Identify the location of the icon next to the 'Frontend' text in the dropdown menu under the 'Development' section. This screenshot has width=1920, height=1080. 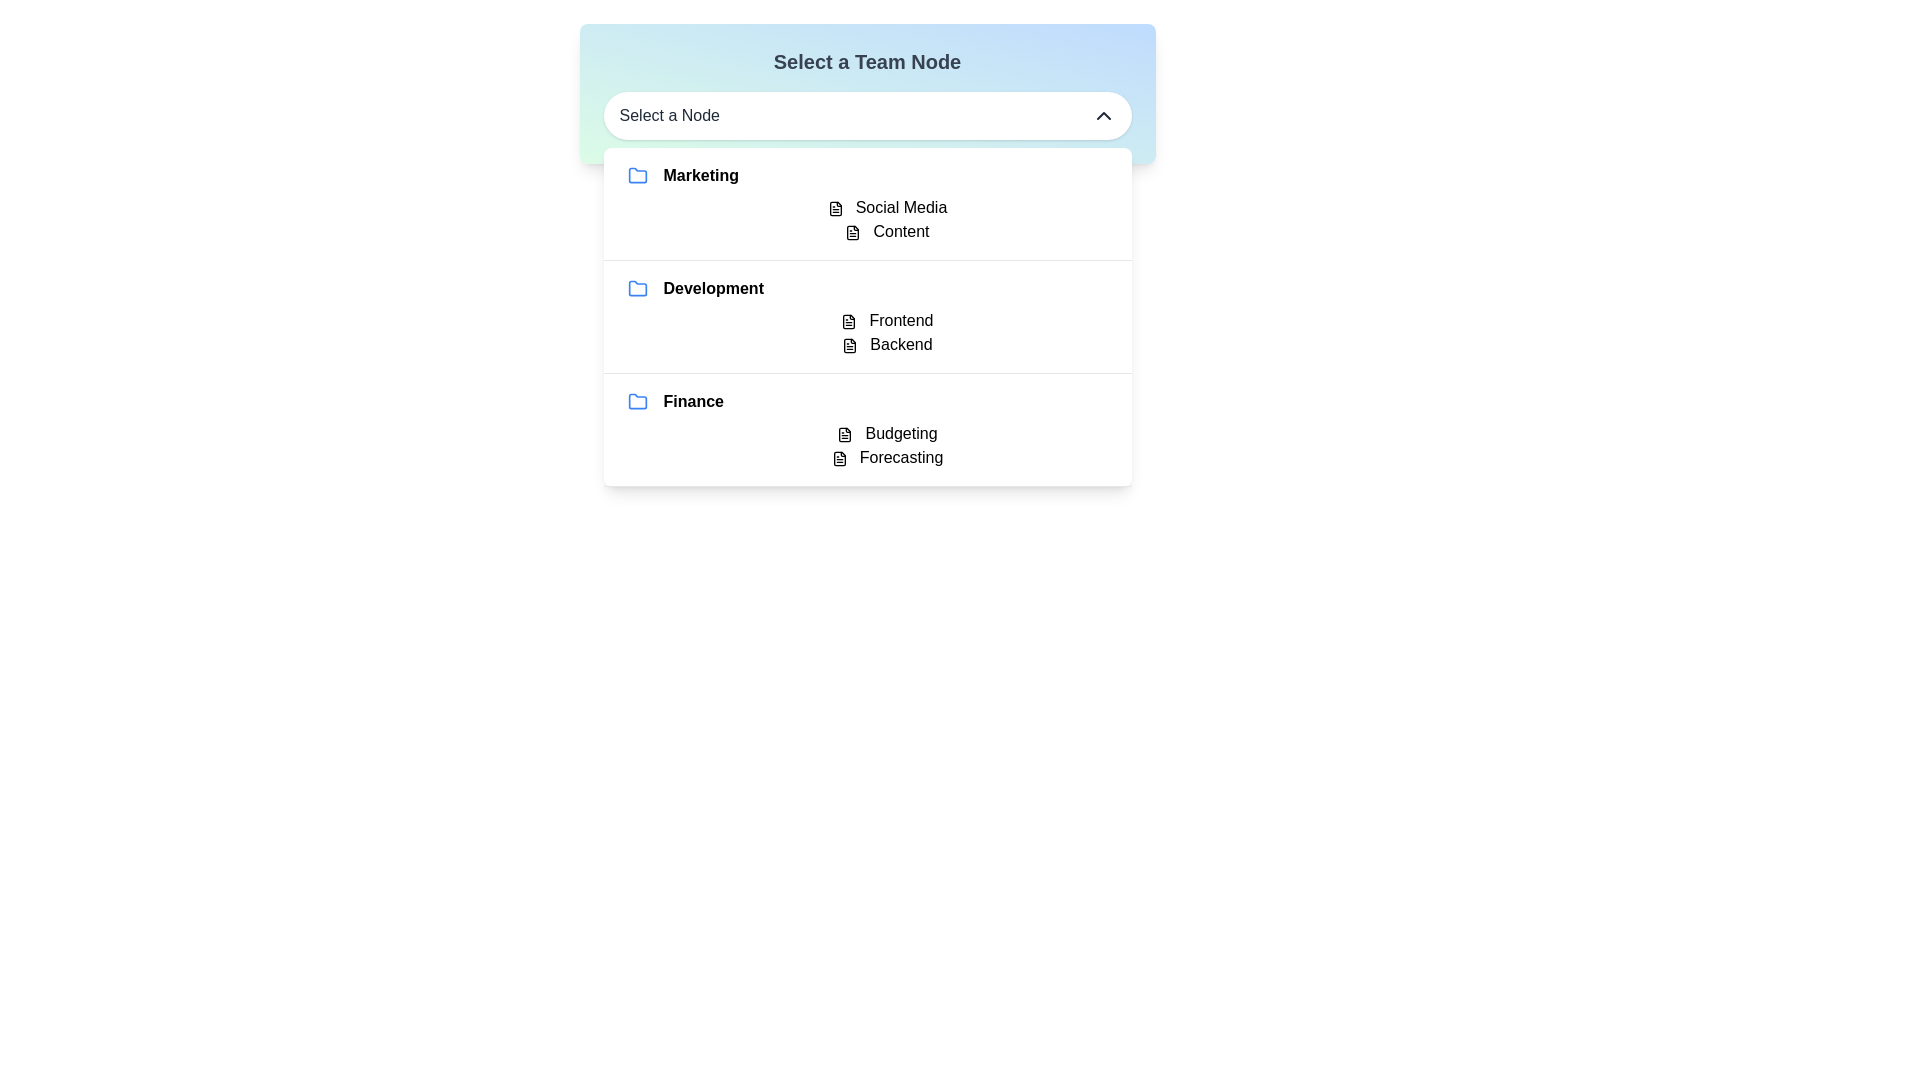
(849, 320).